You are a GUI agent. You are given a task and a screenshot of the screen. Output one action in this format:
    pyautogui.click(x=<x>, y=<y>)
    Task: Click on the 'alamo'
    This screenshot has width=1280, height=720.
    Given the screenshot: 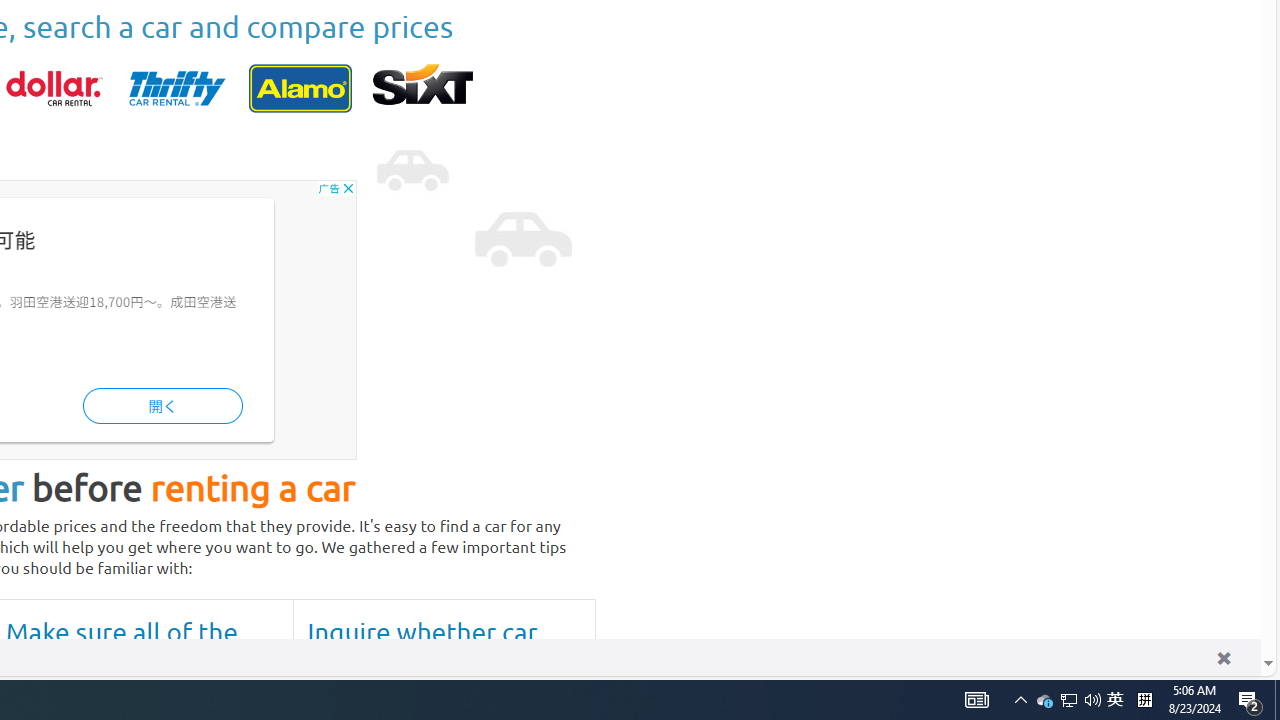 What is the action you would take?
    pyautogui.click(x=299, y=87)
    